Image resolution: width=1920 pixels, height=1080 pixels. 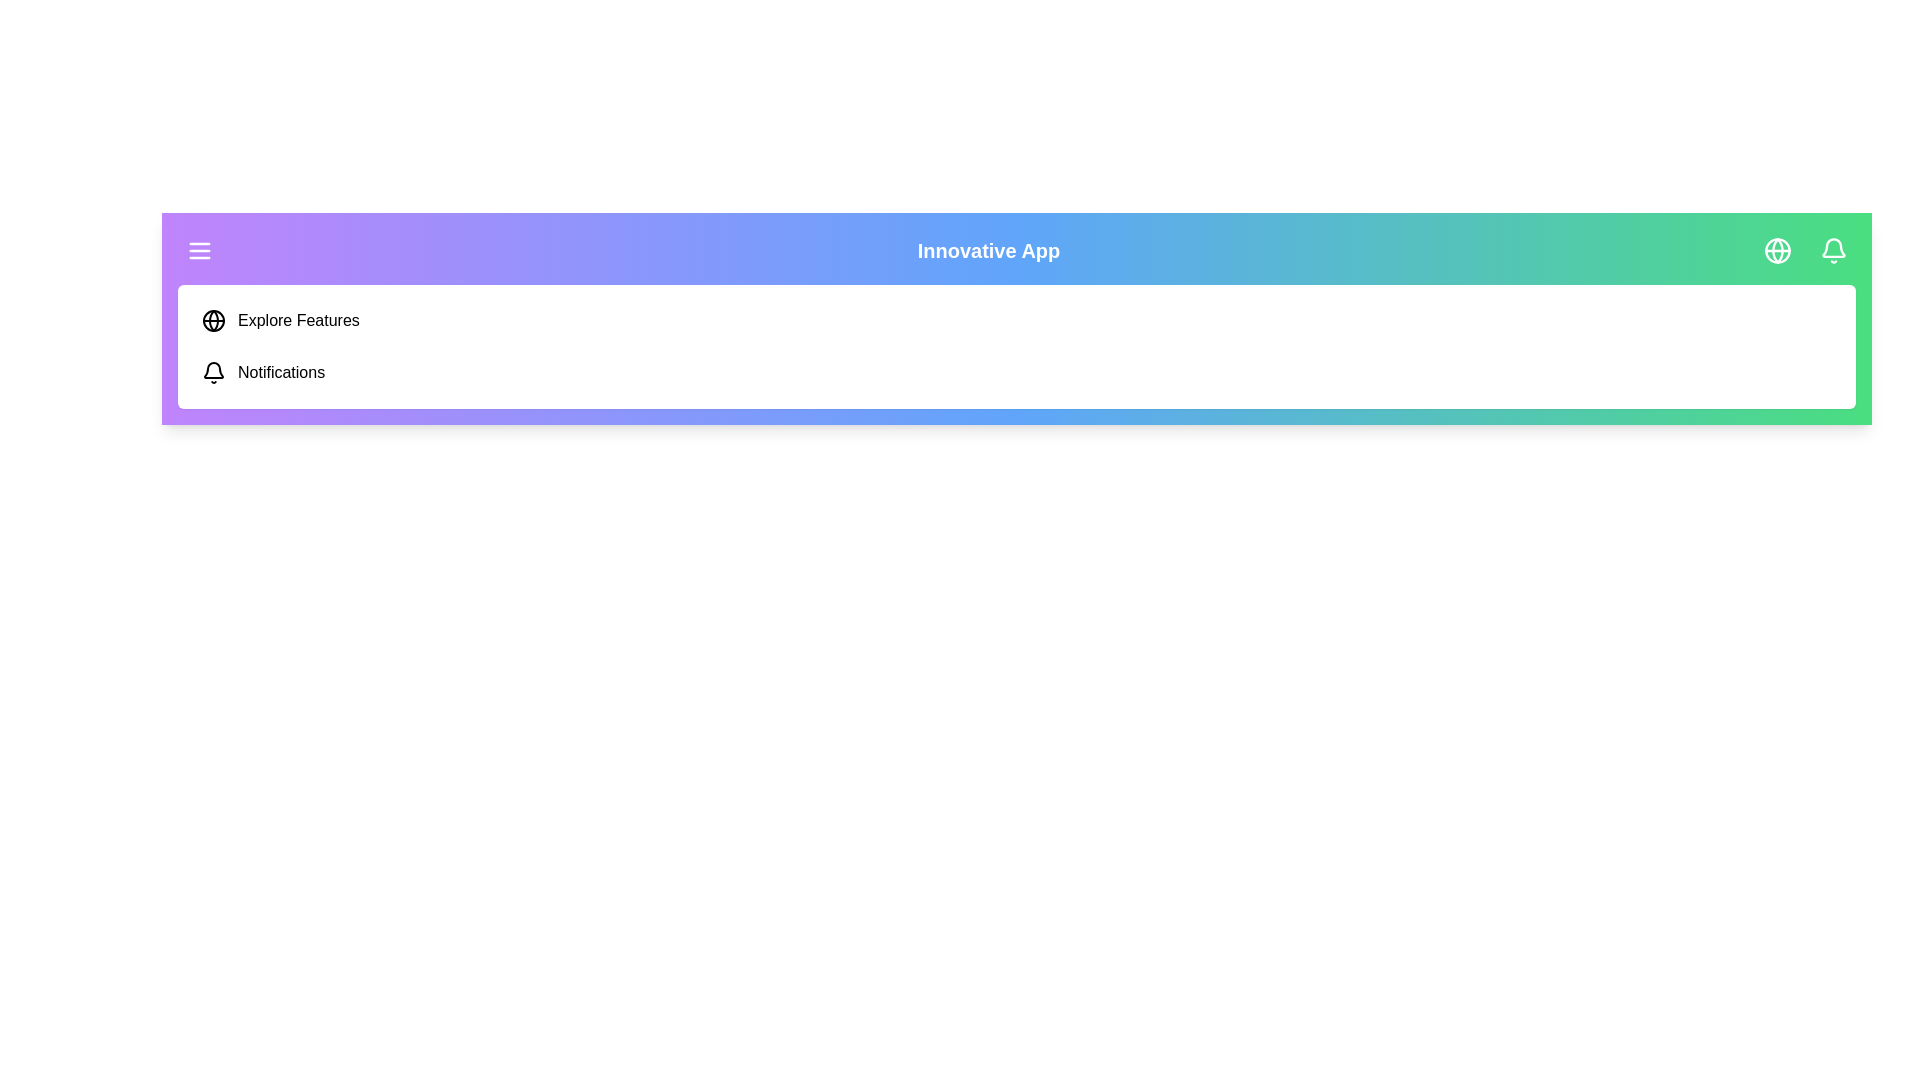 What do you see at coordinates (1833, 249) in the screenshot?
I see `the specified menu item: bell_icon` at bounding box center [1833, 249].